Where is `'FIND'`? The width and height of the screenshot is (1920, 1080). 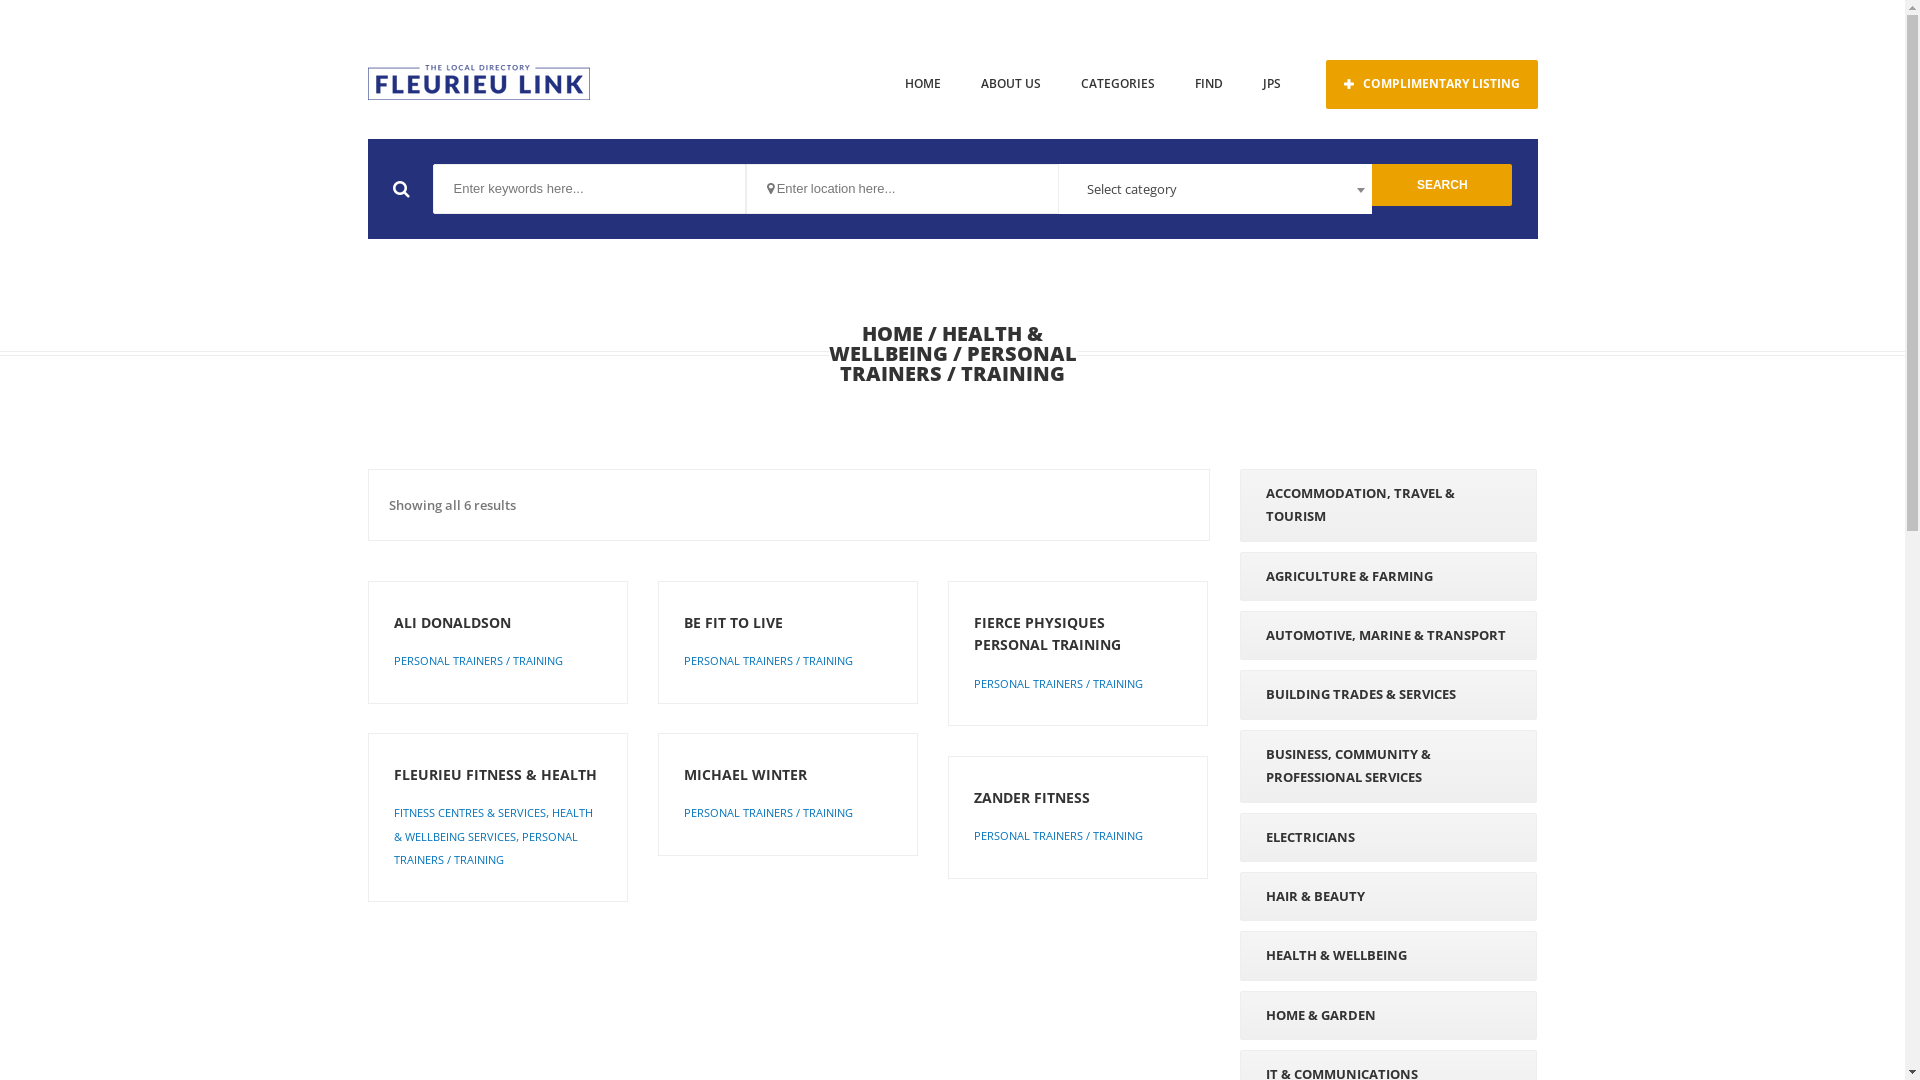 'FIND' is located at coordinates (1207, 83).